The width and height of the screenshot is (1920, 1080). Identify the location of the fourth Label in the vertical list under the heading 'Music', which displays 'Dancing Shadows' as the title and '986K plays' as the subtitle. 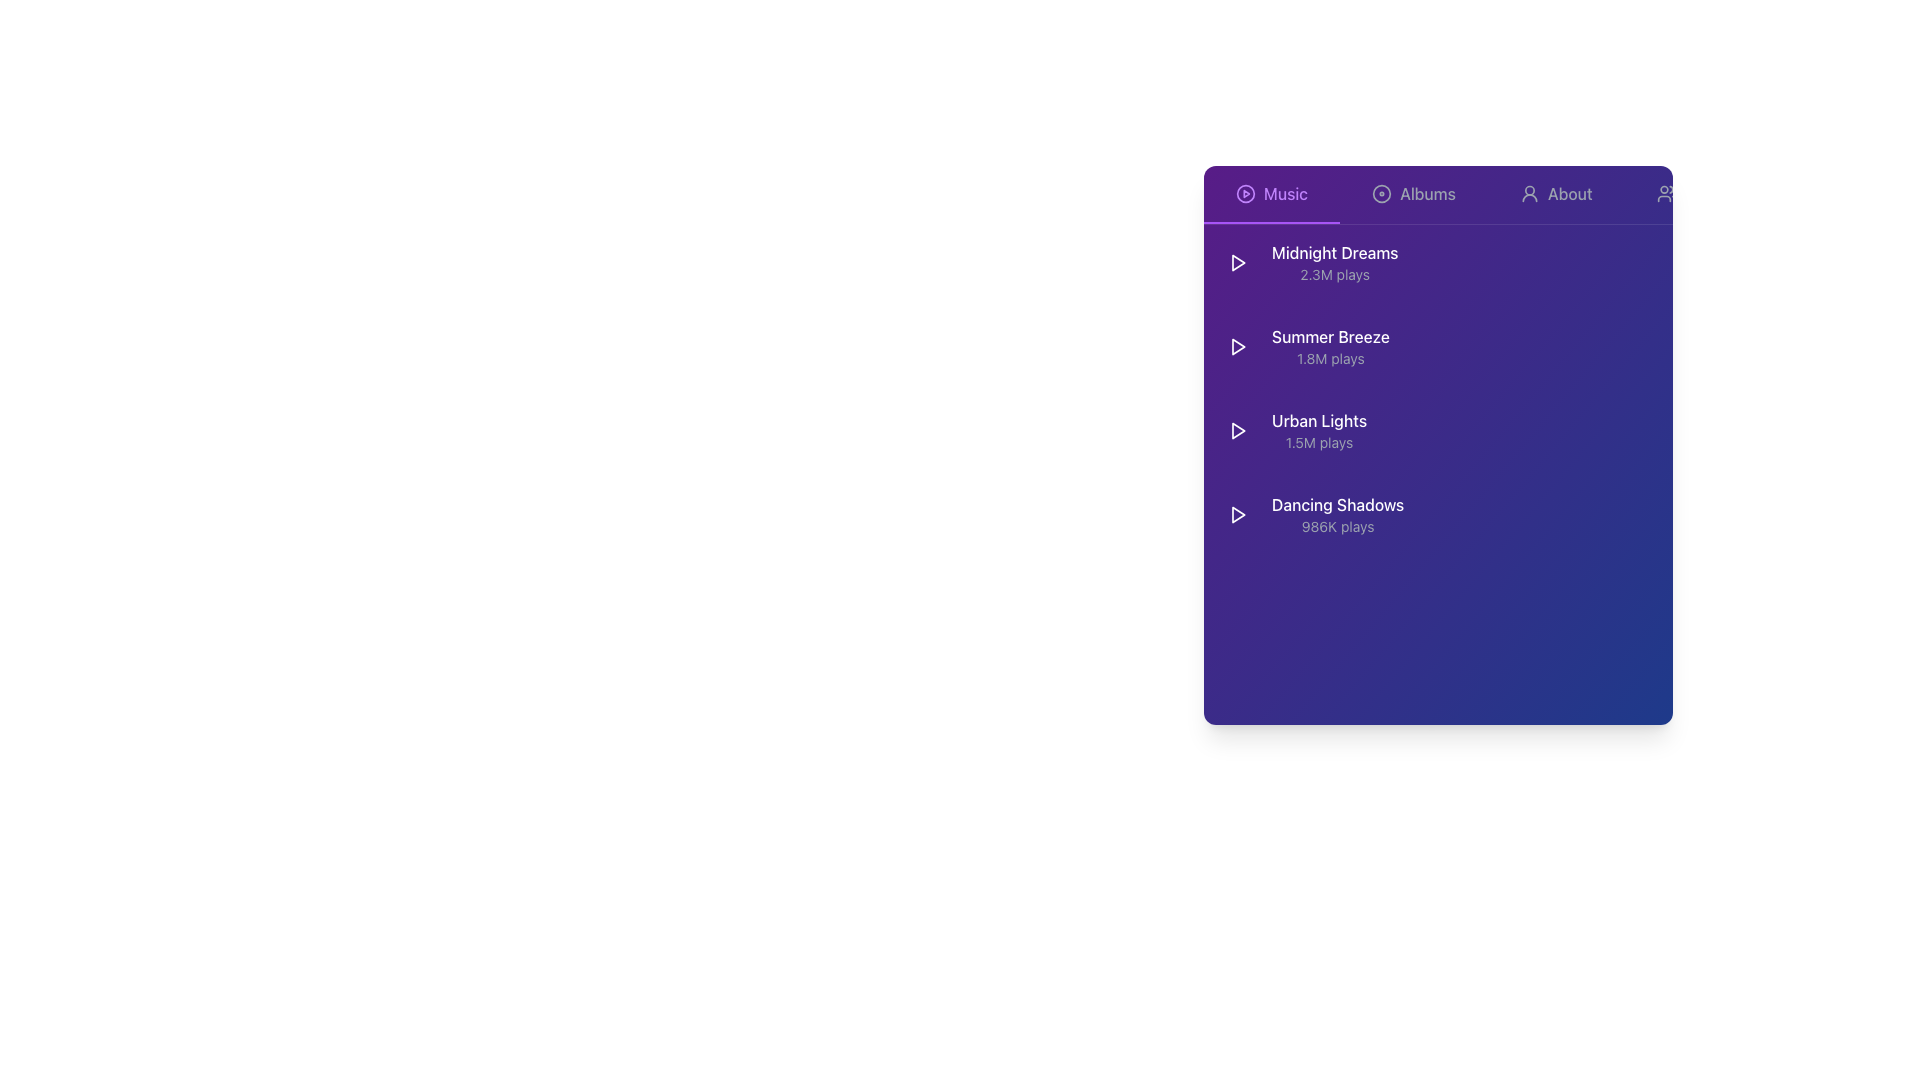
(1338, 514).